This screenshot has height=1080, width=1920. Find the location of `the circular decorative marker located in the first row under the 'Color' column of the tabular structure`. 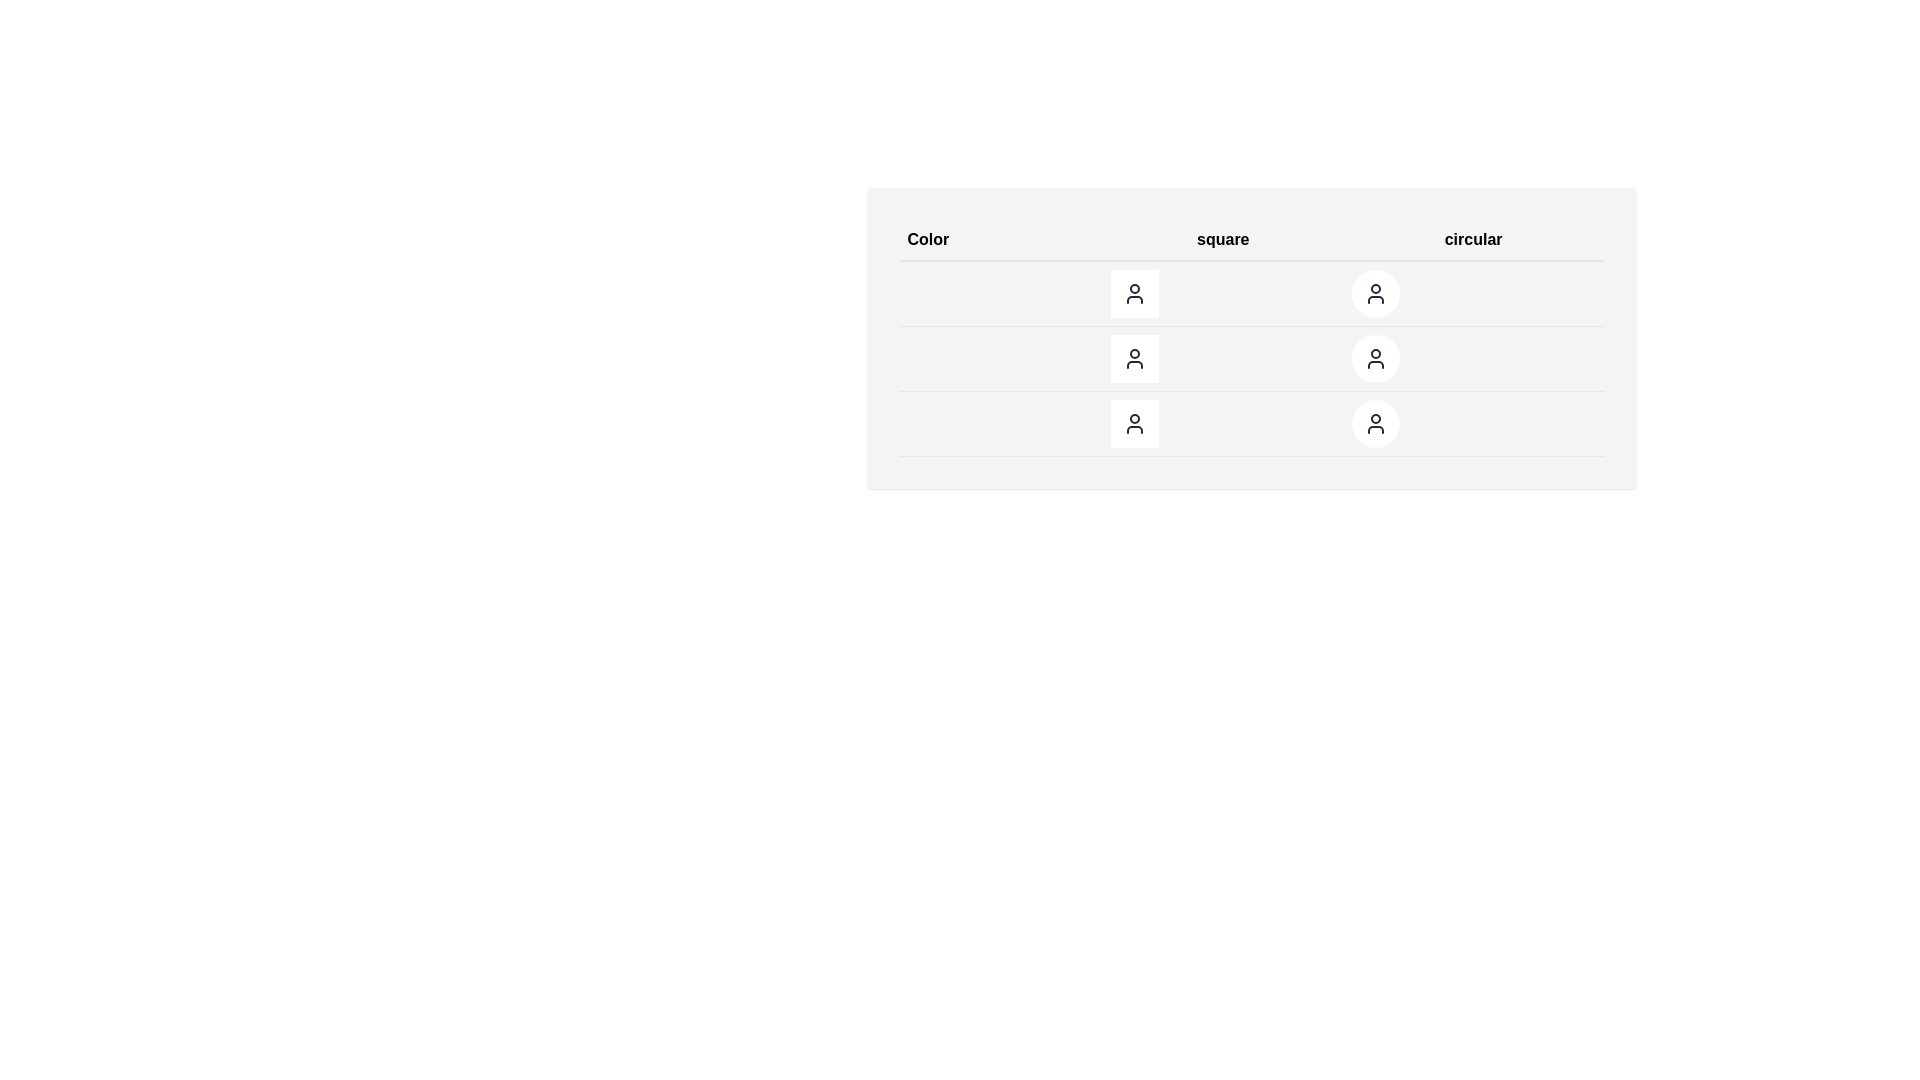

the circular decorative marker located in the first row under the 'Color' column of the tabular structure is located at coordinates (922, 293).